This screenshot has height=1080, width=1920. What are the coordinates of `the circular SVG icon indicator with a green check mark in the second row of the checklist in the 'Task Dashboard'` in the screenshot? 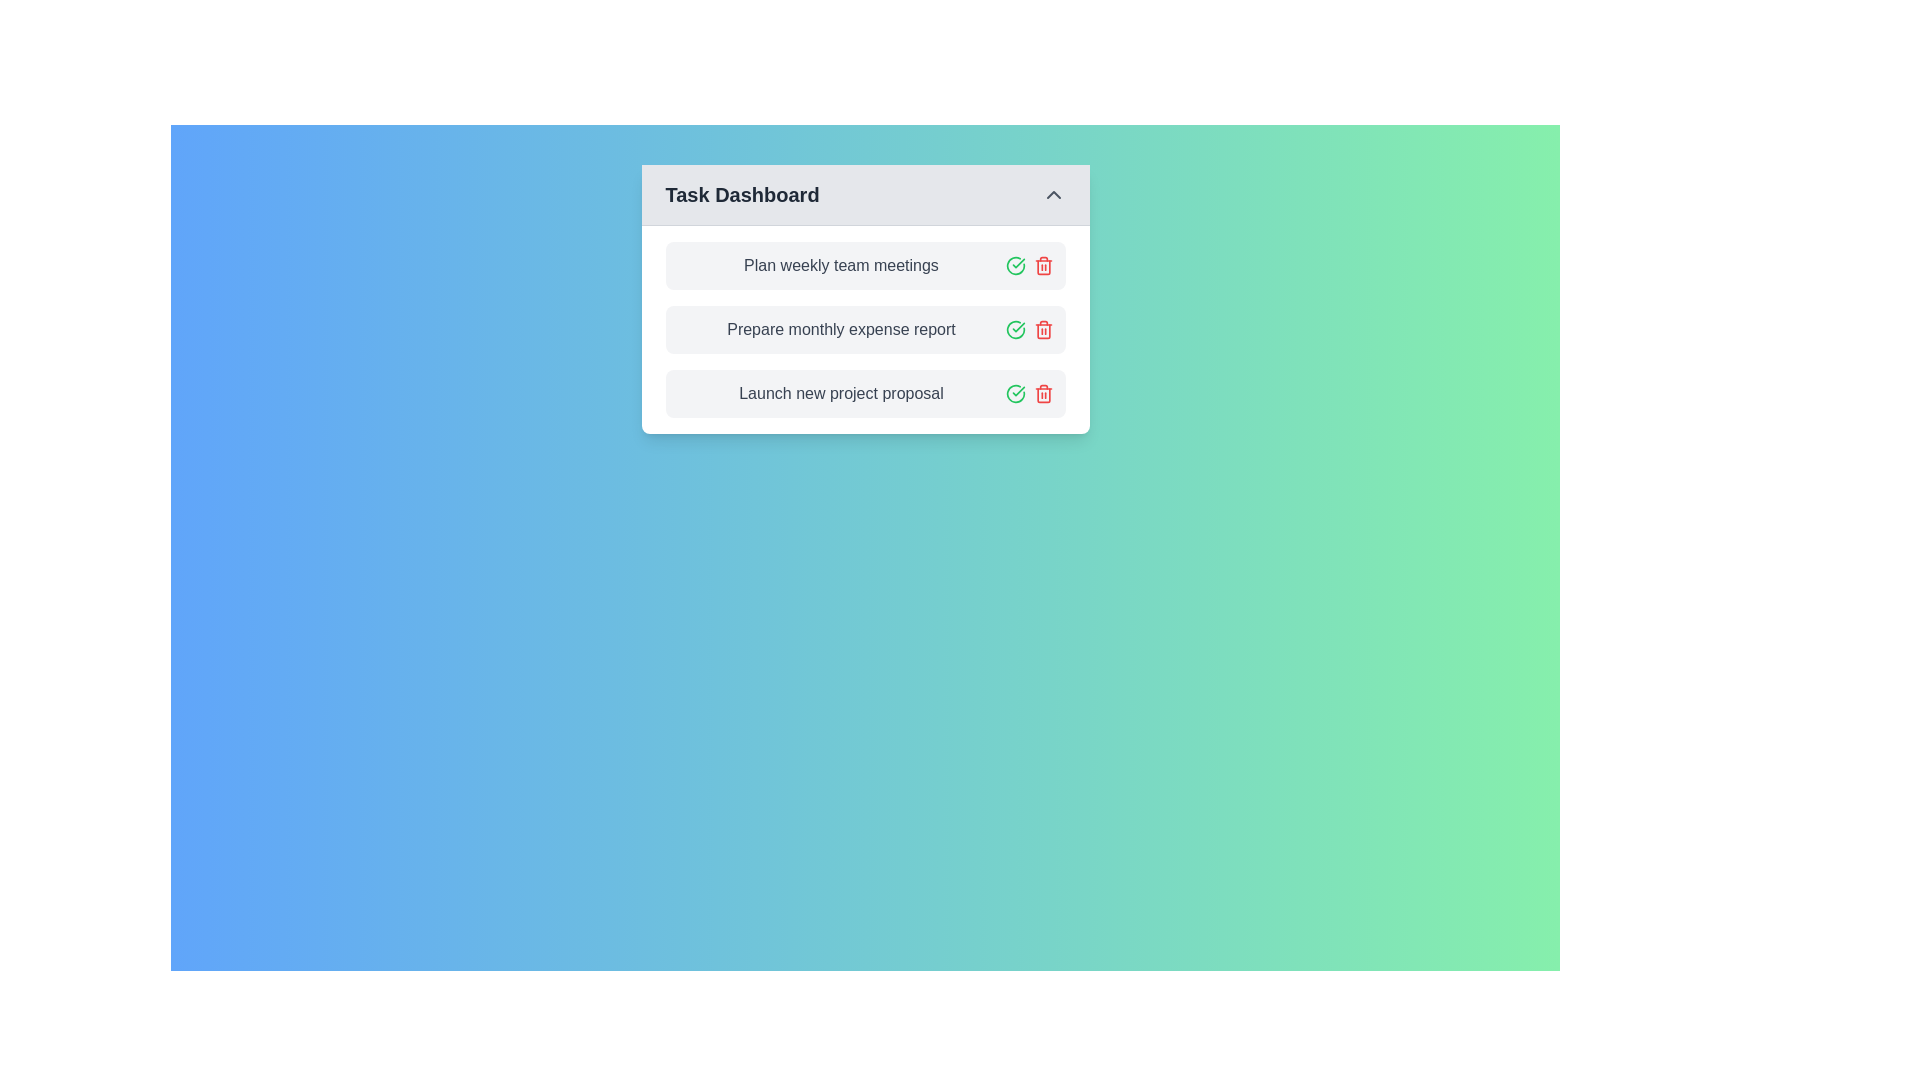 It's located at (1015, 265).